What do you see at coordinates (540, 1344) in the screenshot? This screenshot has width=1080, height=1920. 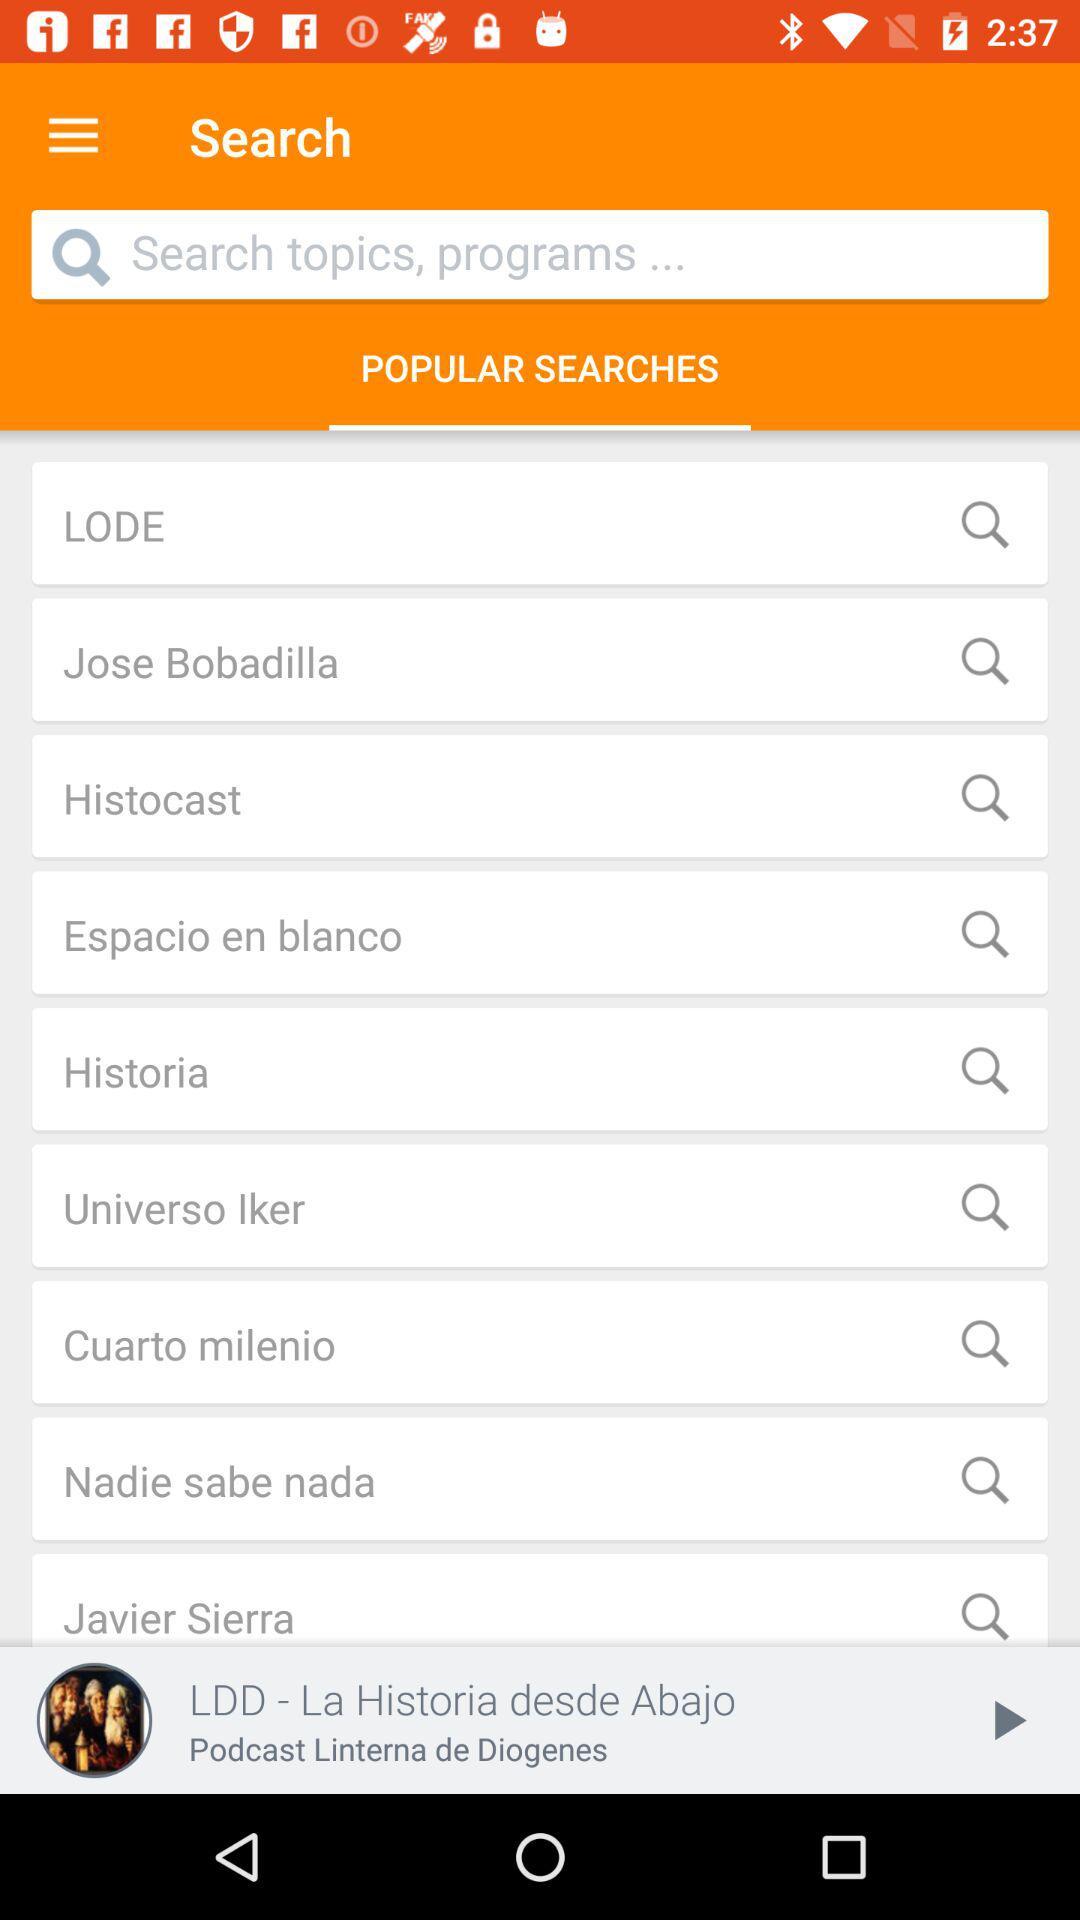 I see `the cuarto milenio icon` at bounding box center [540, 1344].